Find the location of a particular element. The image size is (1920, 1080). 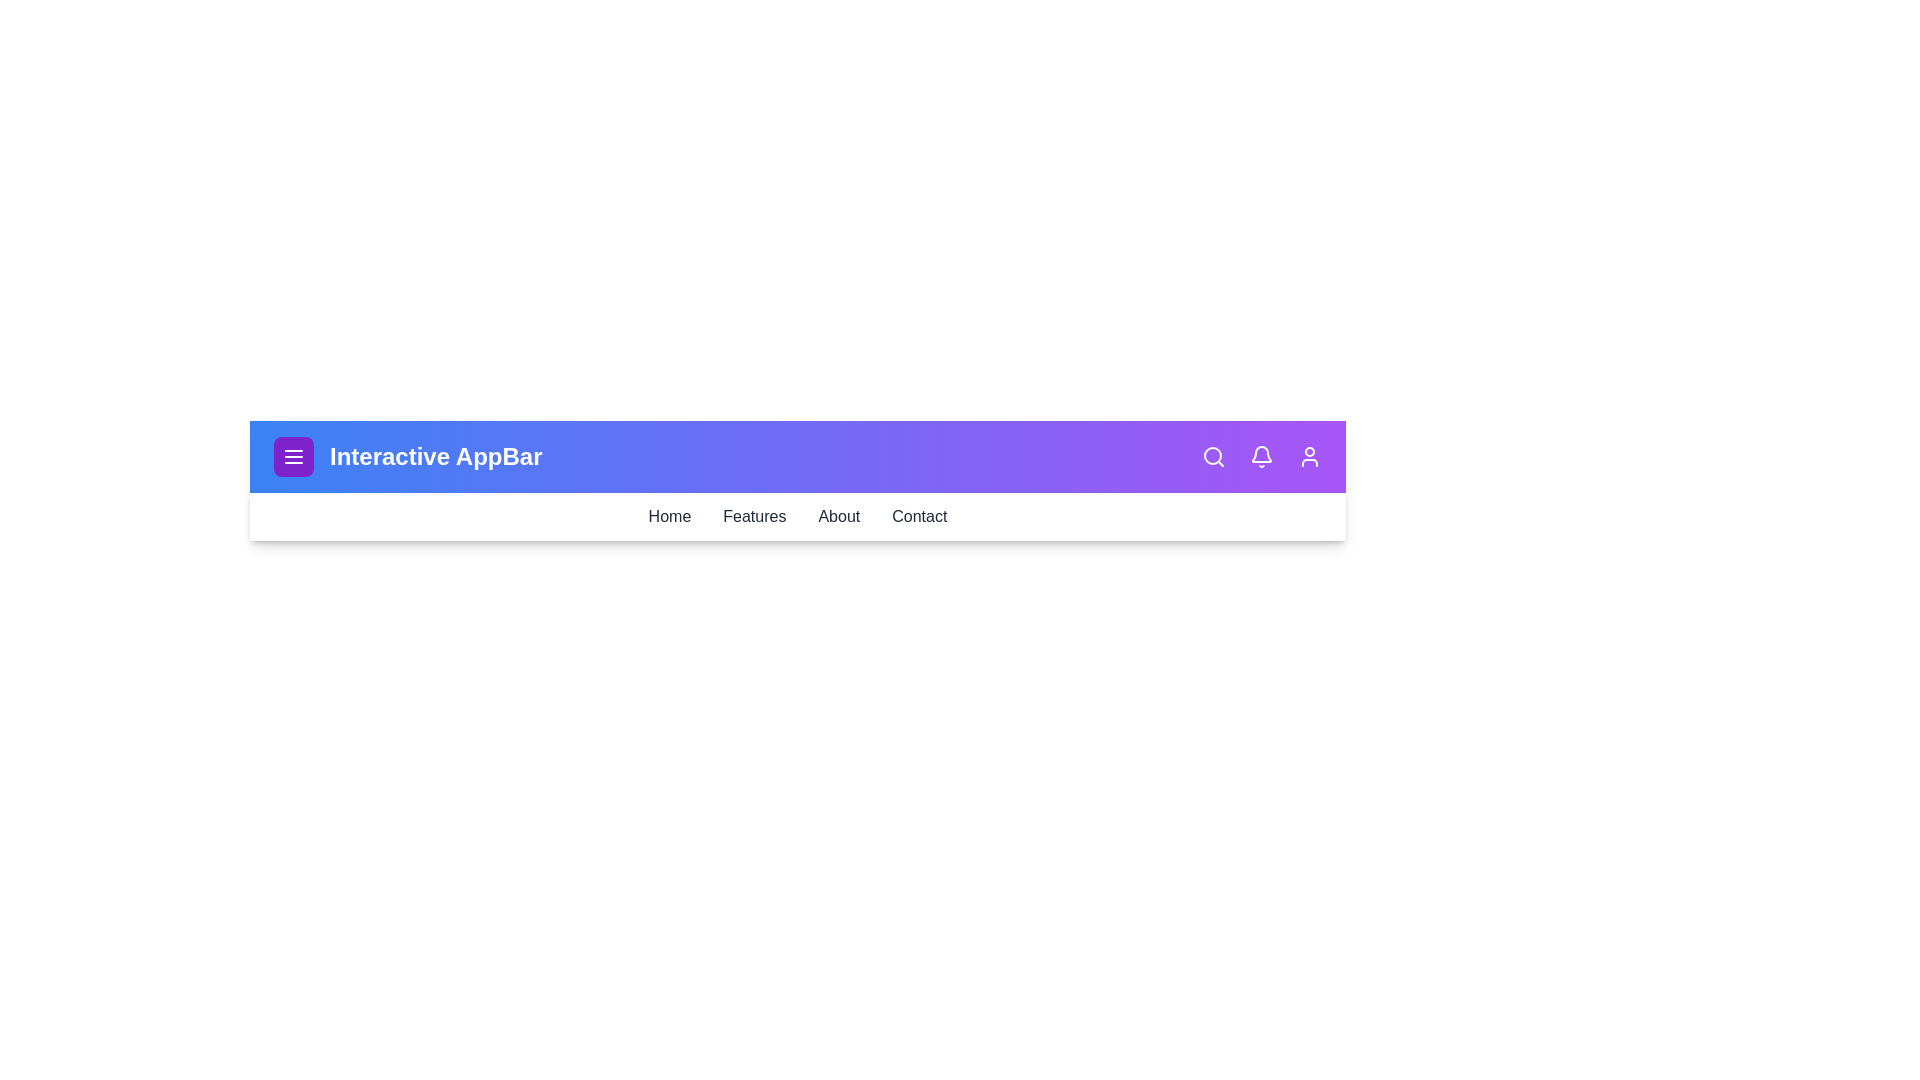

the About link in the navigation menu is located at coordinates (839, 515).